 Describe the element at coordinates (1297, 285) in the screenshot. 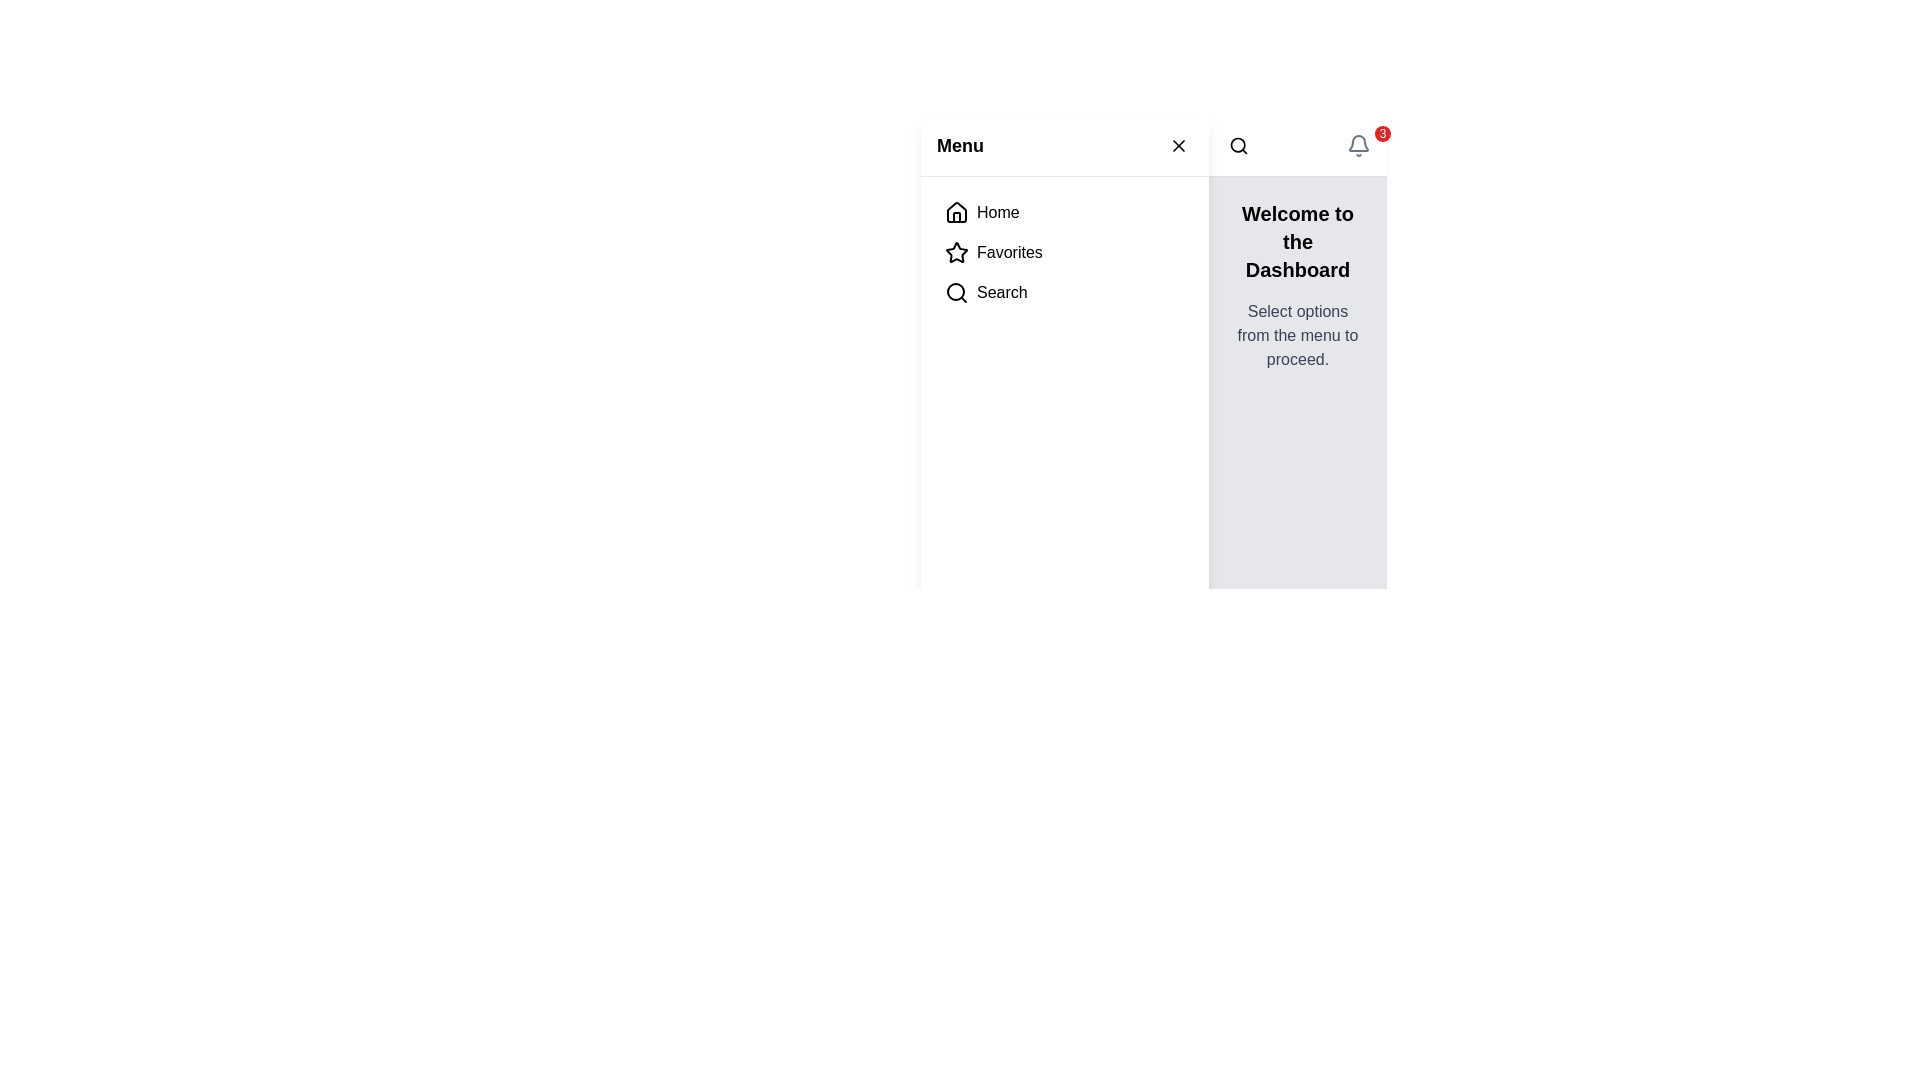

I see `the static text element displaying 'Welcome to the Dashboard' and 'Select options from the menu to proceed.'` at that location.